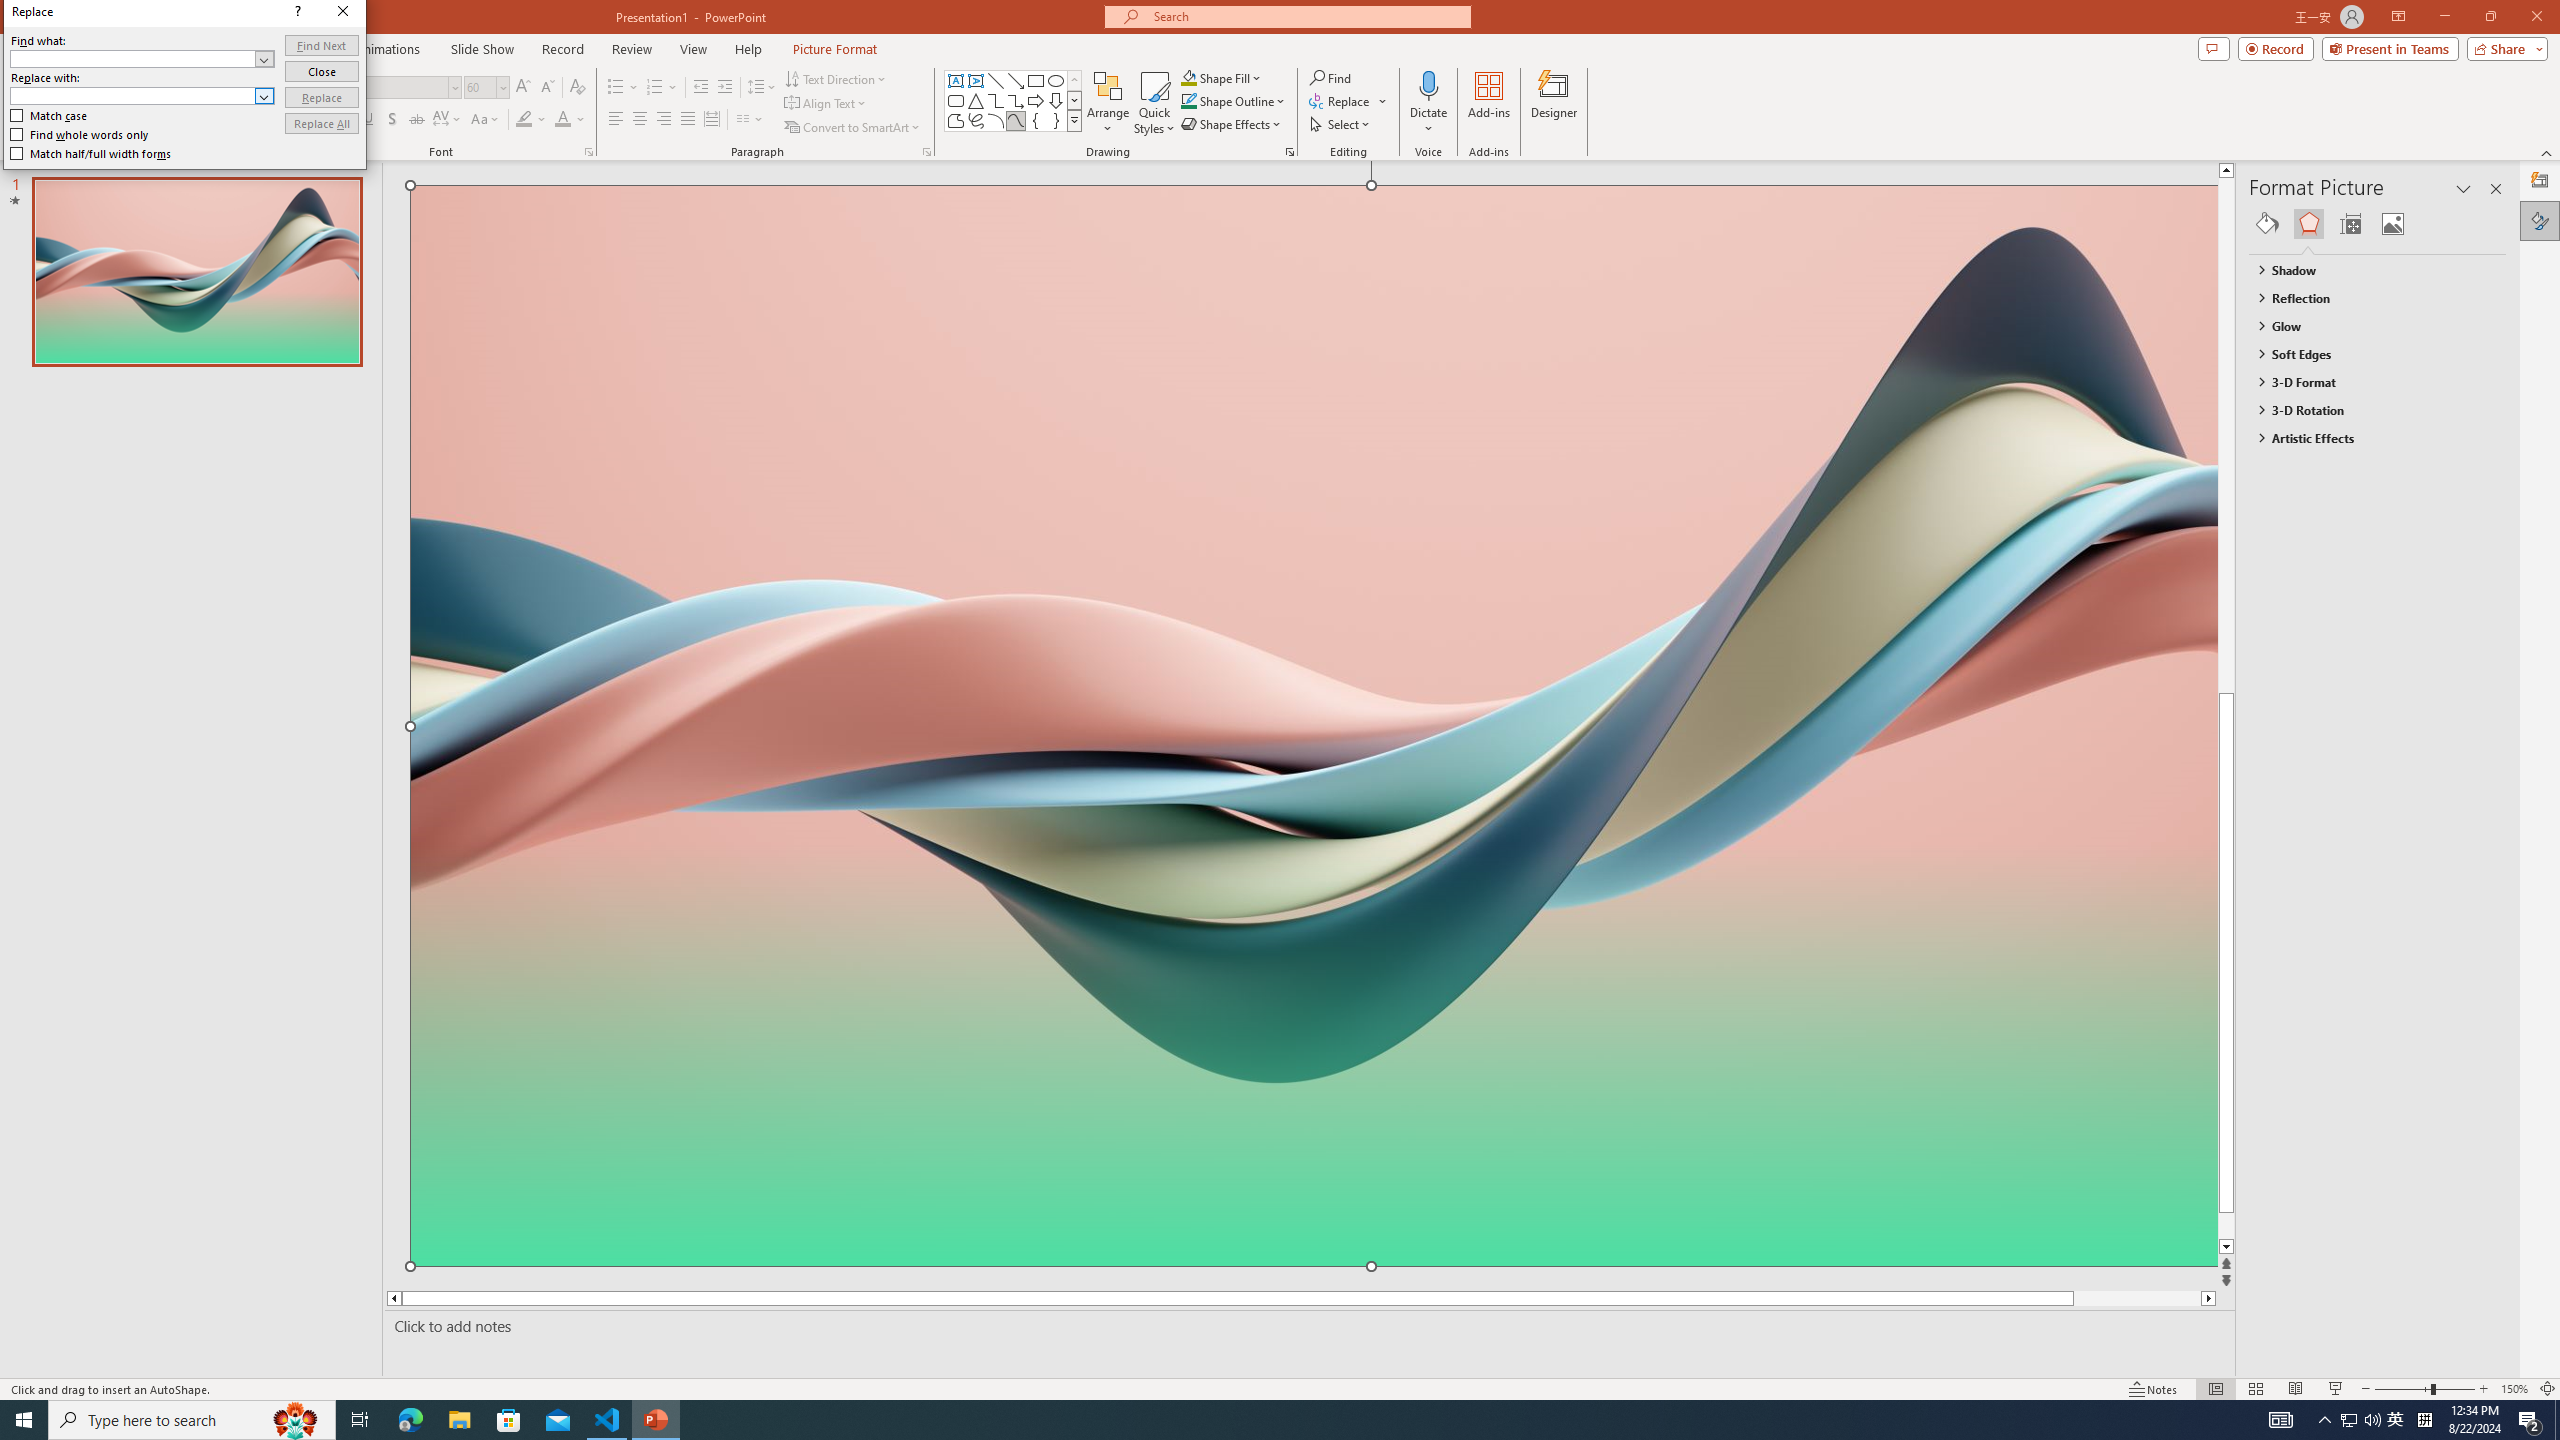  I want to click on 'Soft Edges', so click(2368, 353).